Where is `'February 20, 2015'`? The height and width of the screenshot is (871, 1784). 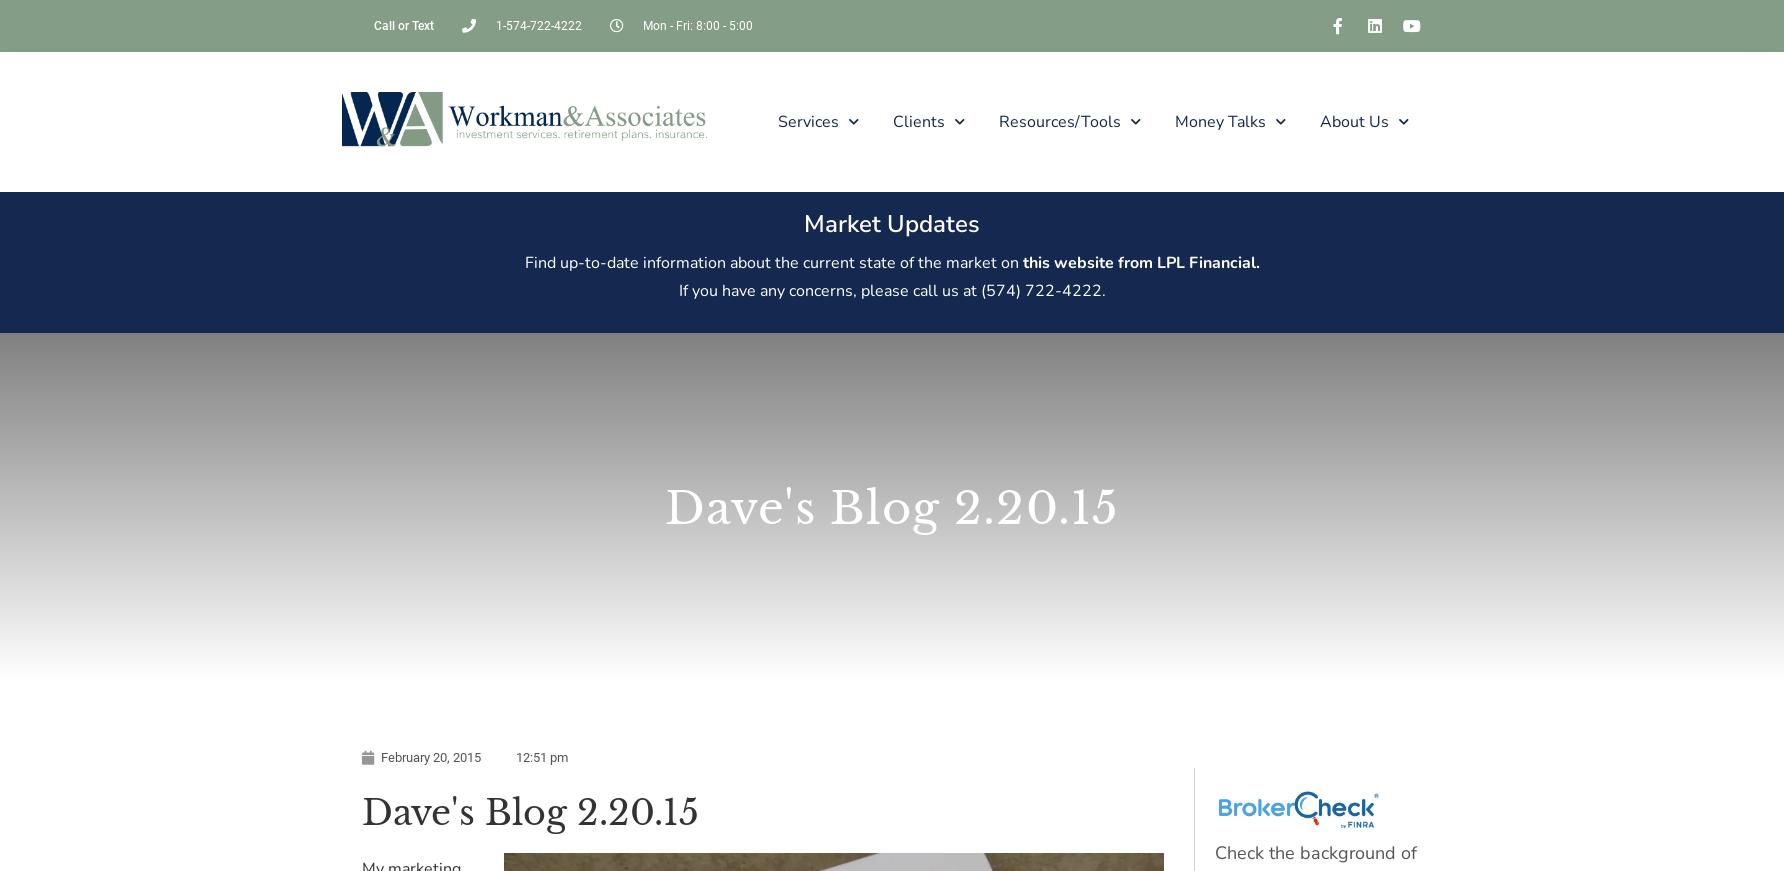
'February 20, 2015' is located at coordinates (430, 757).